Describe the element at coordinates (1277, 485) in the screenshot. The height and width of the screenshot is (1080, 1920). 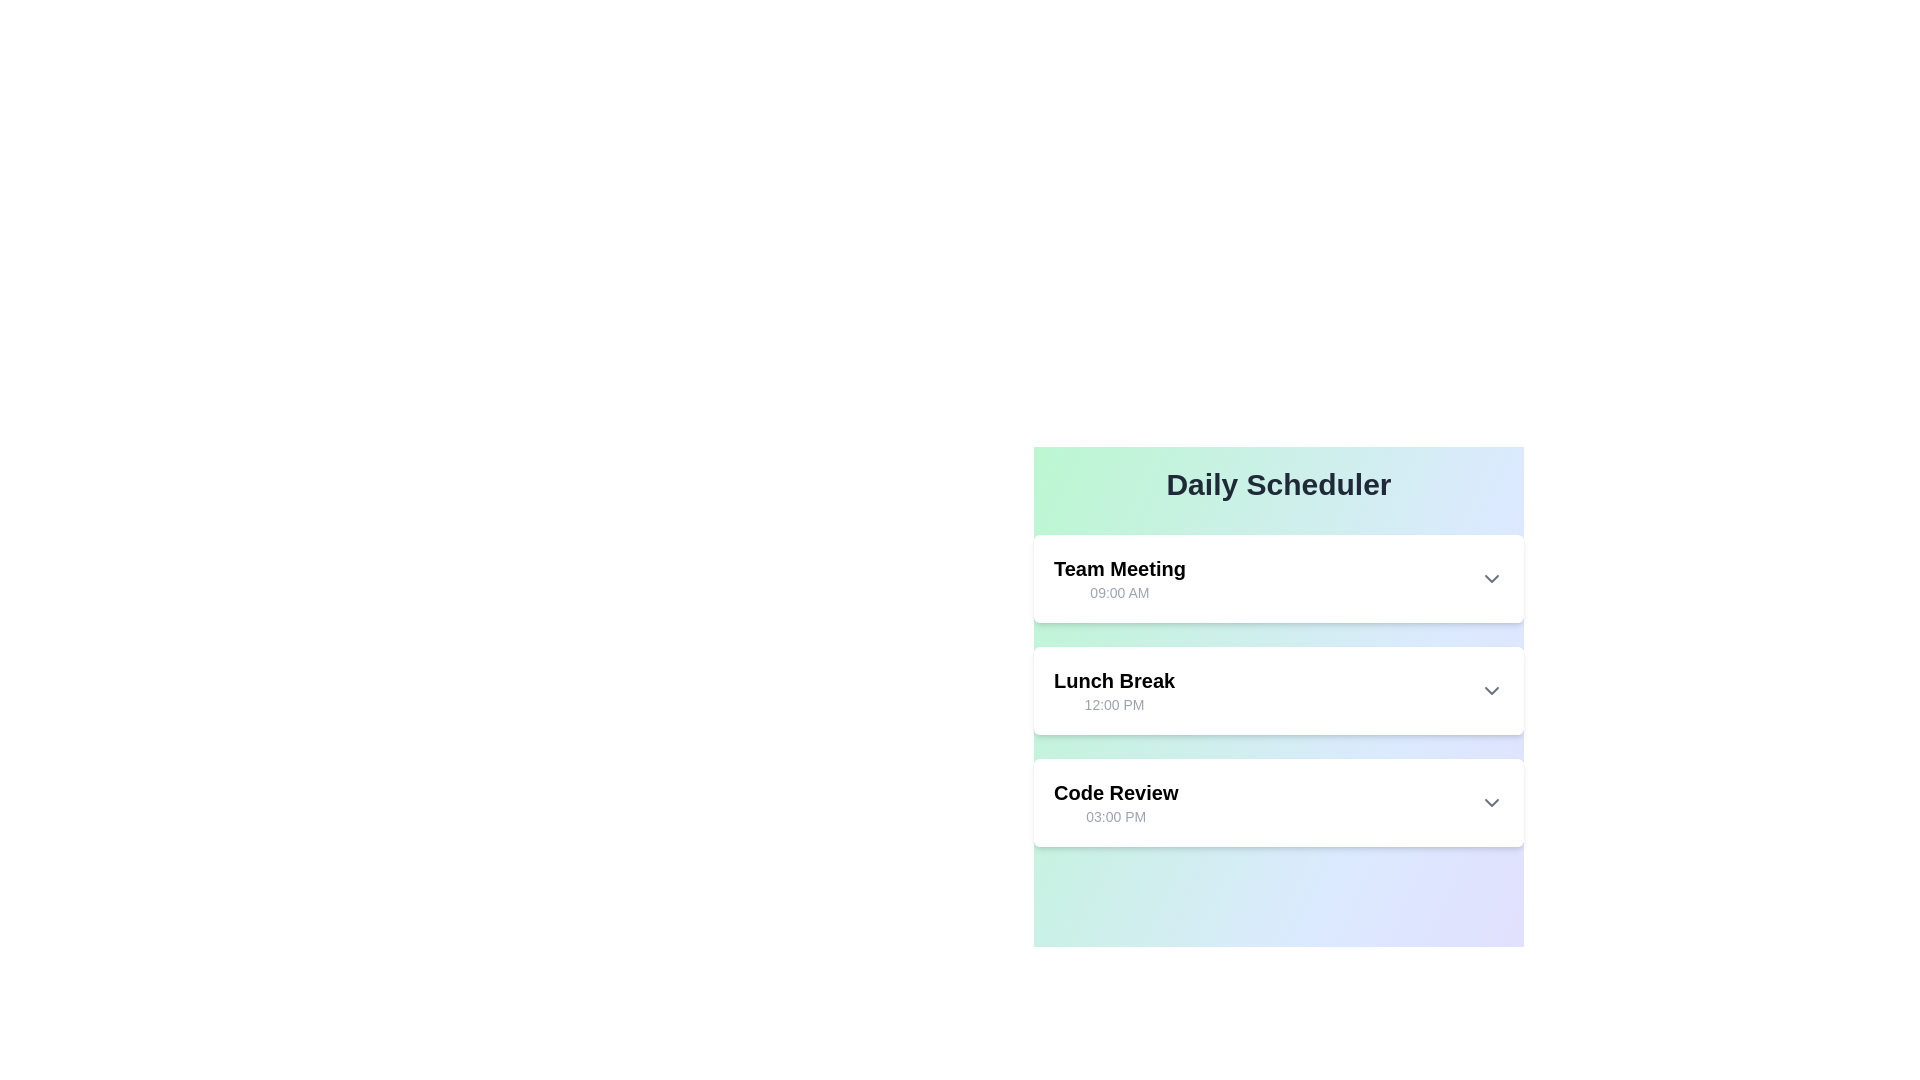
I see `text of the header labeled 'Daily Scheduler', which is bold and centrally aligned within a gradient background` at that location.